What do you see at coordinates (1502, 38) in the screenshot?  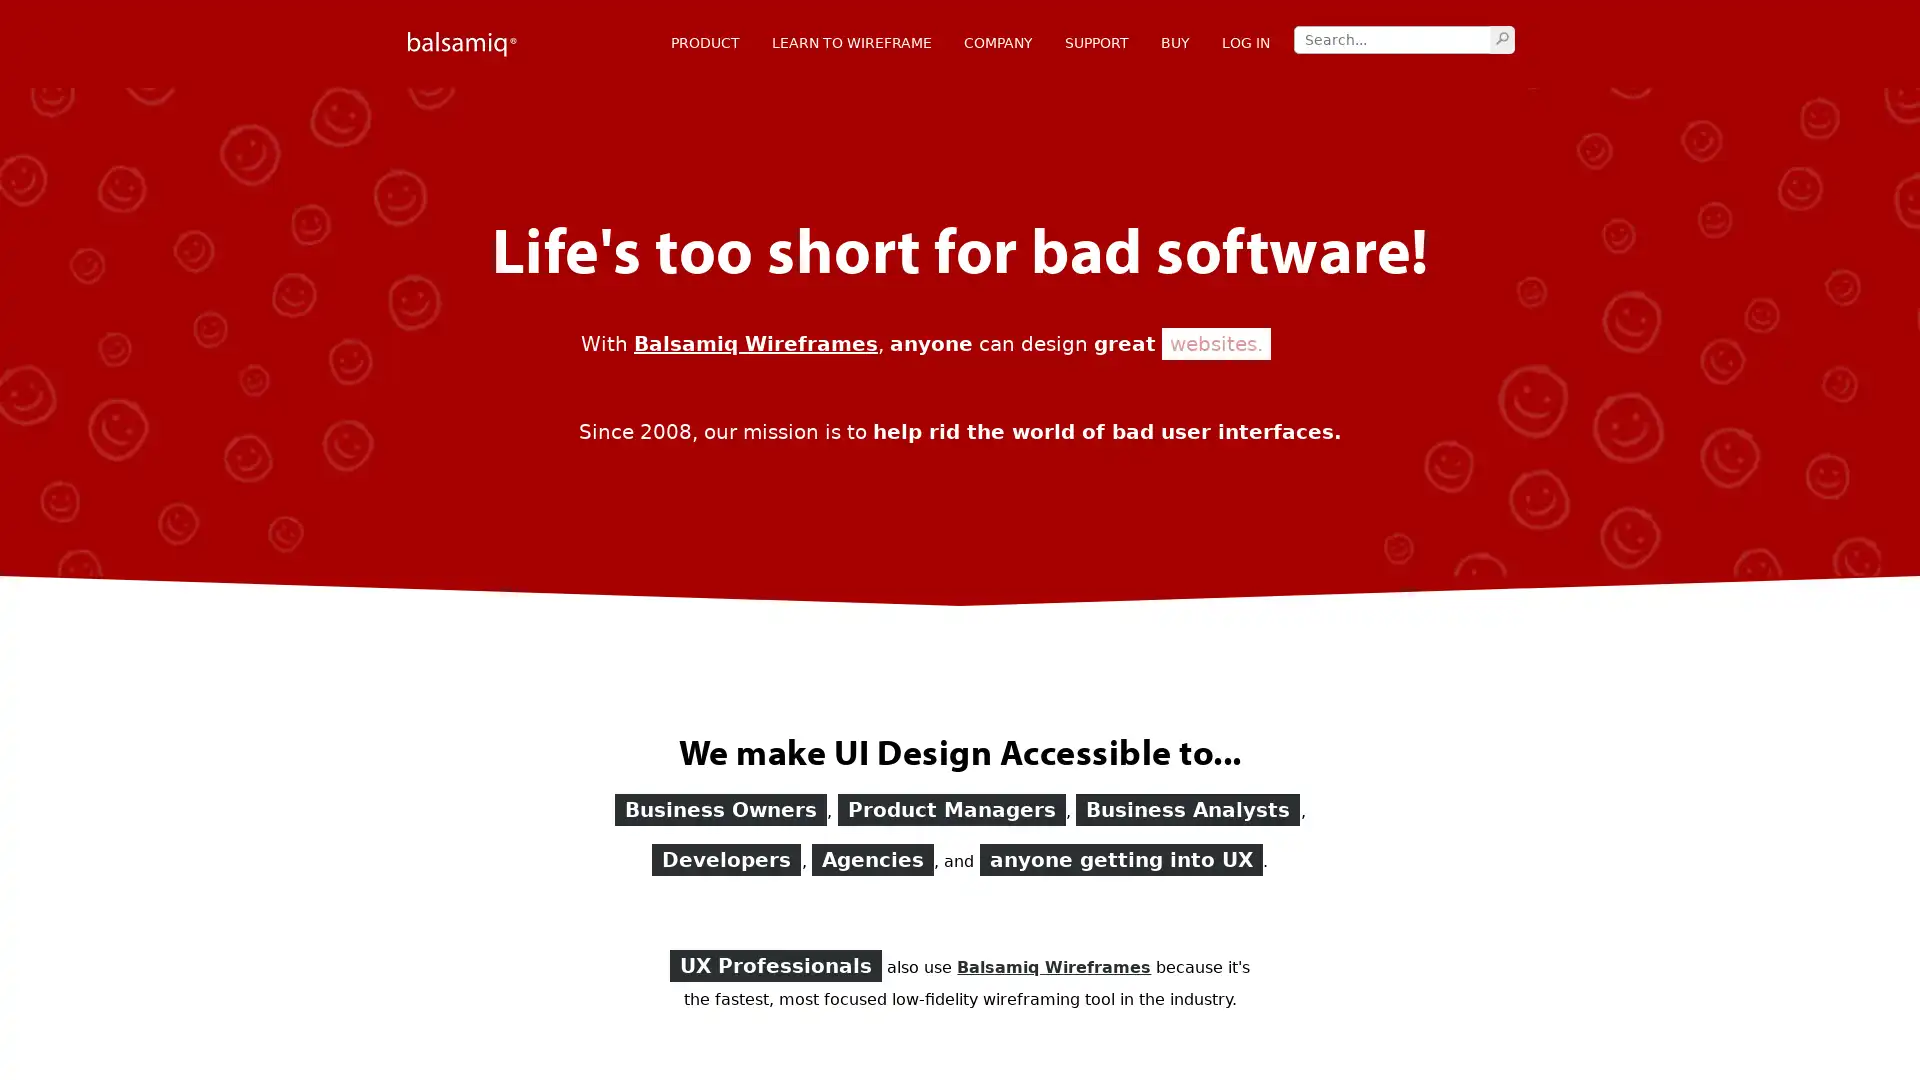 I see `Submit` at bounding box center [1502, 38].